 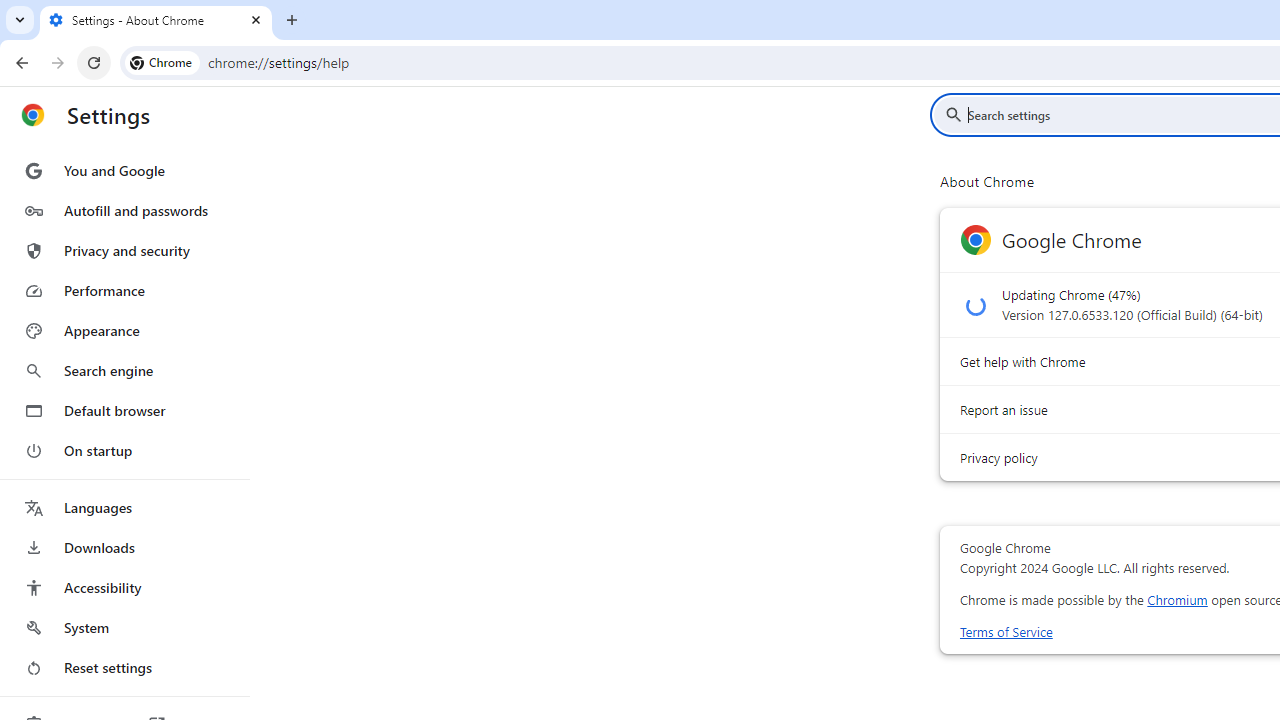 I want to click on 'Appearance', so click(x=123, y=330).